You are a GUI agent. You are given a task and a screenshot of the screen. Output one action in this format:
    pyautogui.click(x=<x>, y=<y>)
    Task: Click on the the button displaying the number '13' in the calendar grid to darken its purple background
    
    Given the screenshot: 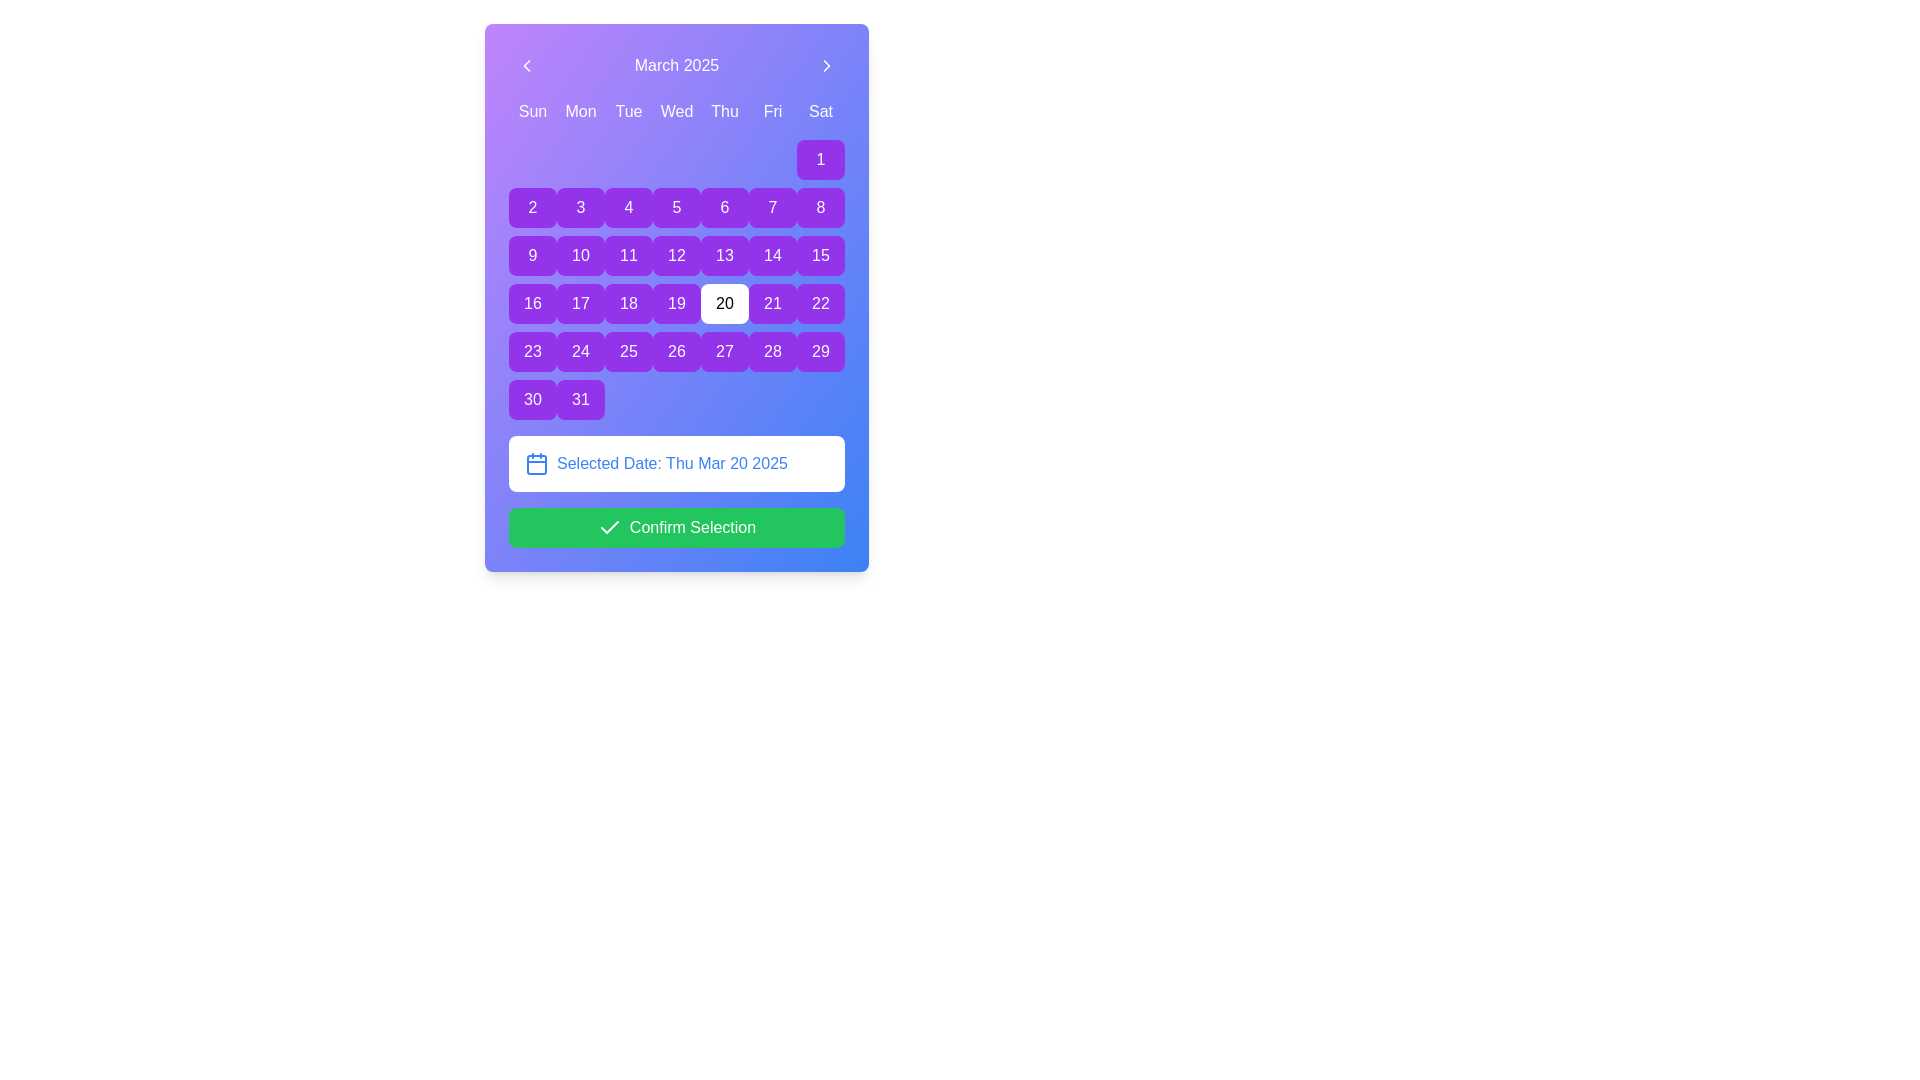 What is the action you would take?
    pyautogui.click(x=723, y=254)
    